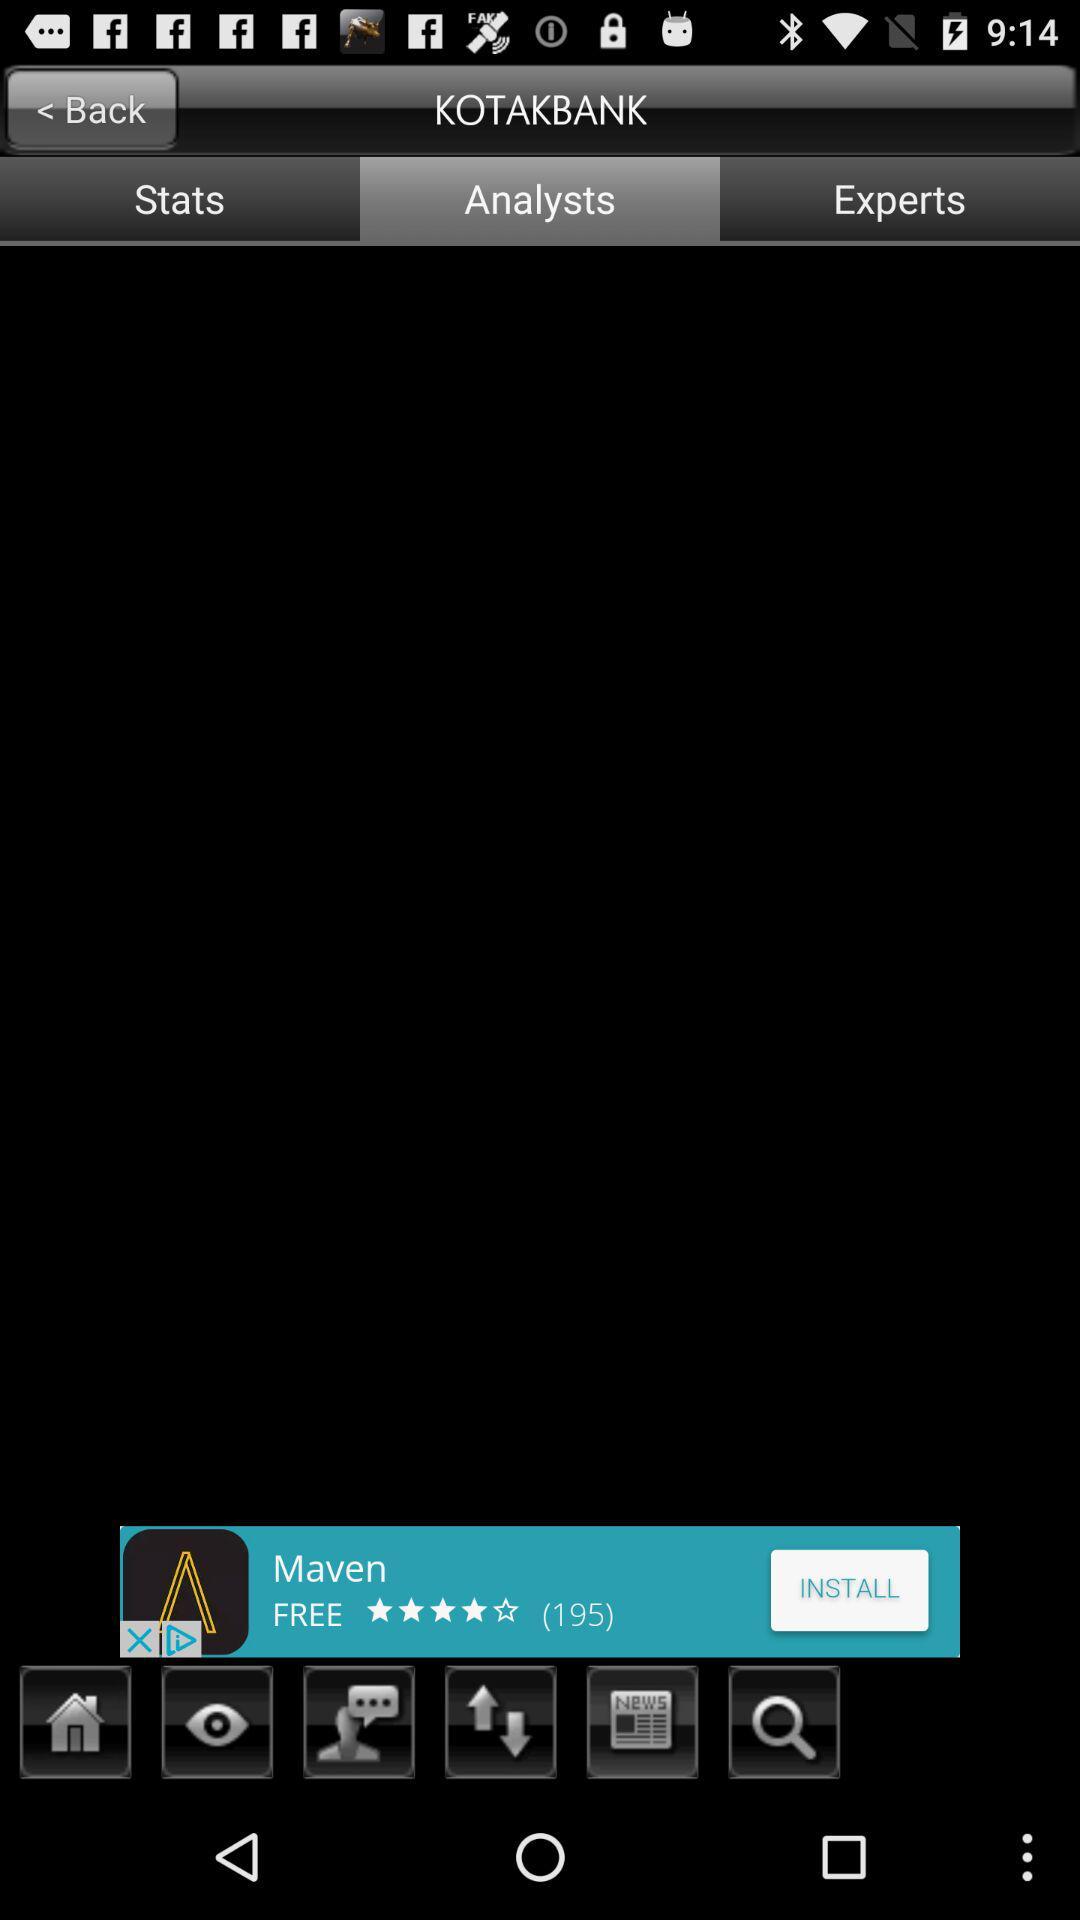 Image resolution: width=1080 pixels, height=1920 pixels. Describe the element at coordinates (217, 1848) in the screenshot. I see `the visibility icon` at that location.